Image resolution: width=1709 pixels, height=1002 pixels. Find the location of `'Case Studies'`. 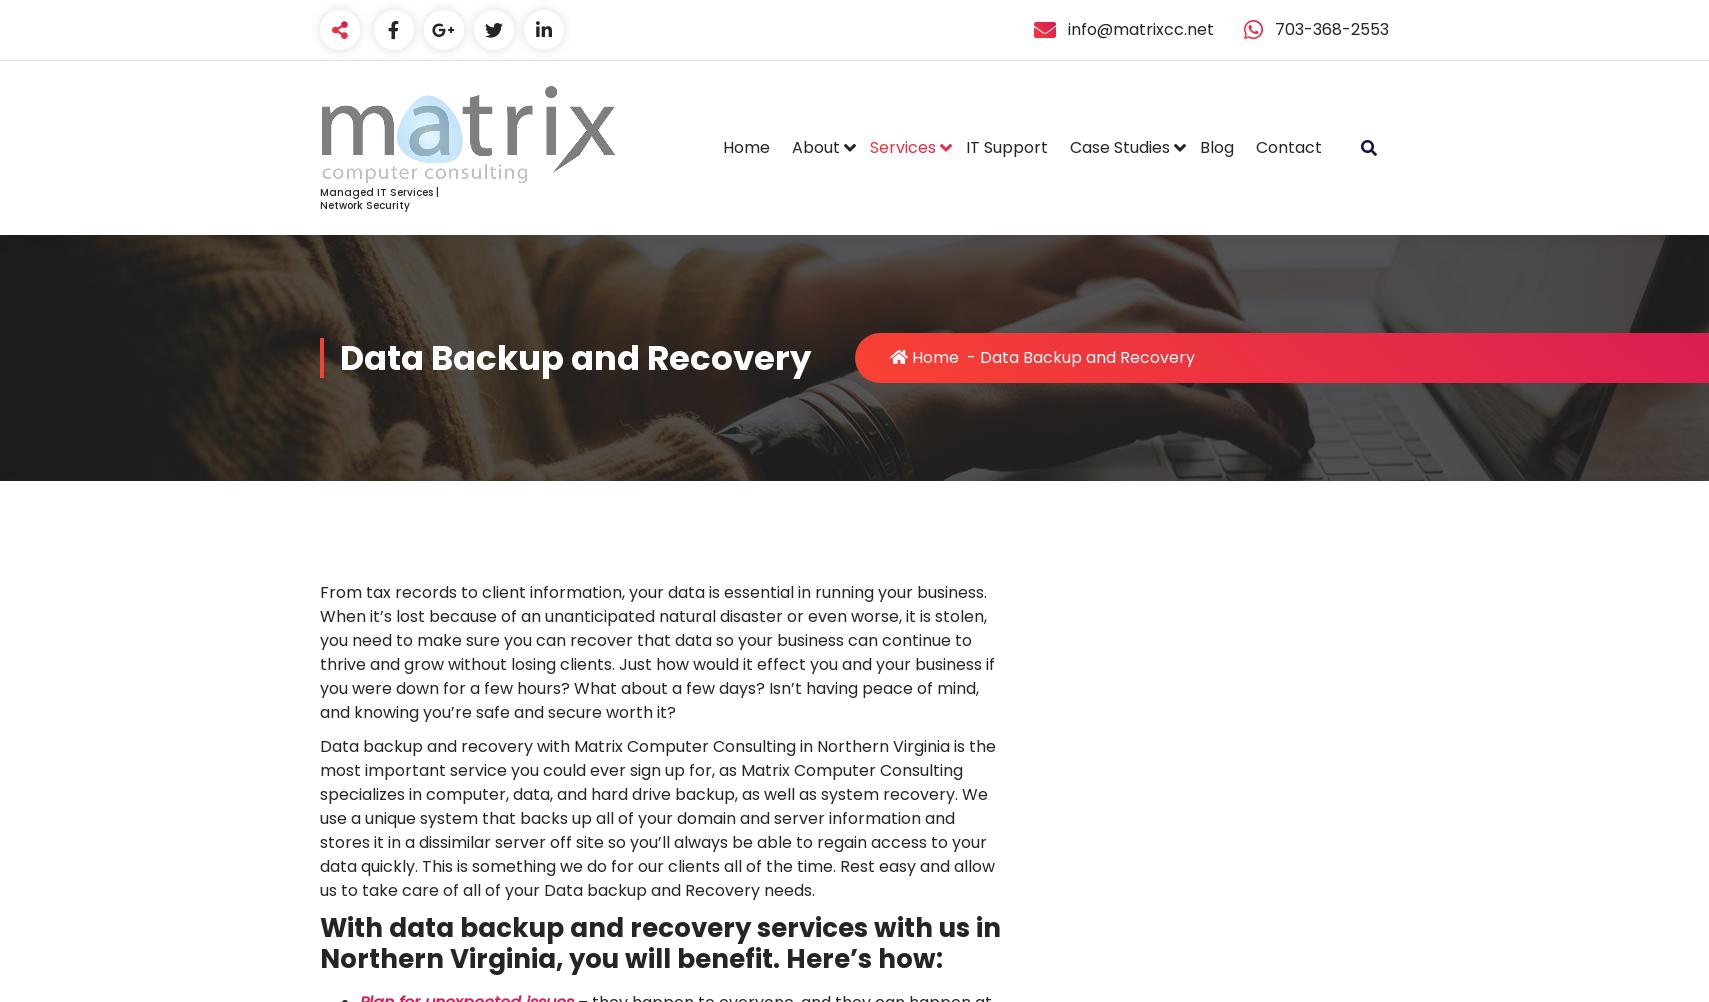

'Case Studies' is located at coordinates (1120, 146).